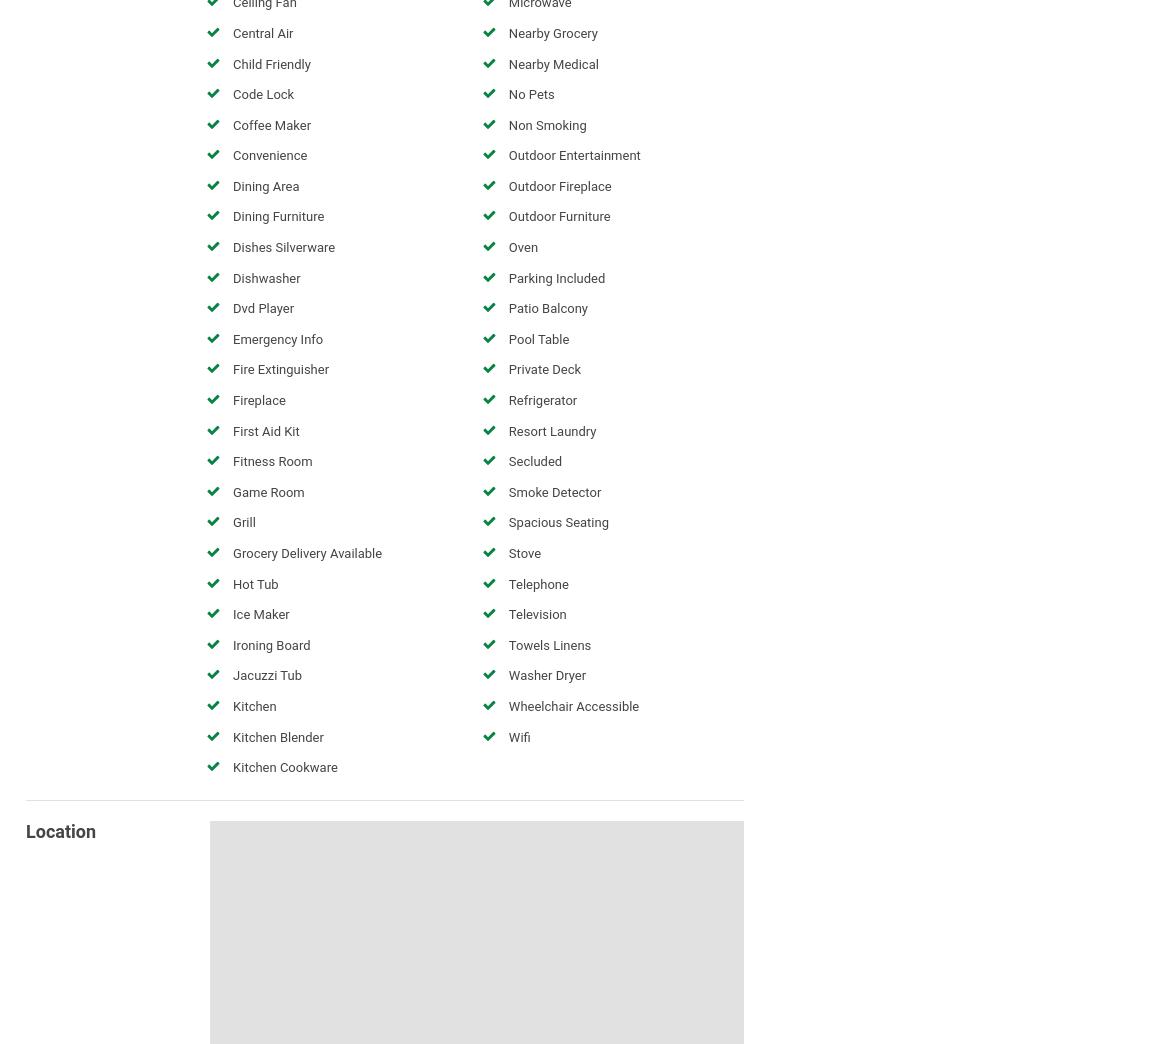  What do you see at coordinates (553, 62) in the screenshot?
I see `'Nearby Medical'` at bounding box center [553, 62].